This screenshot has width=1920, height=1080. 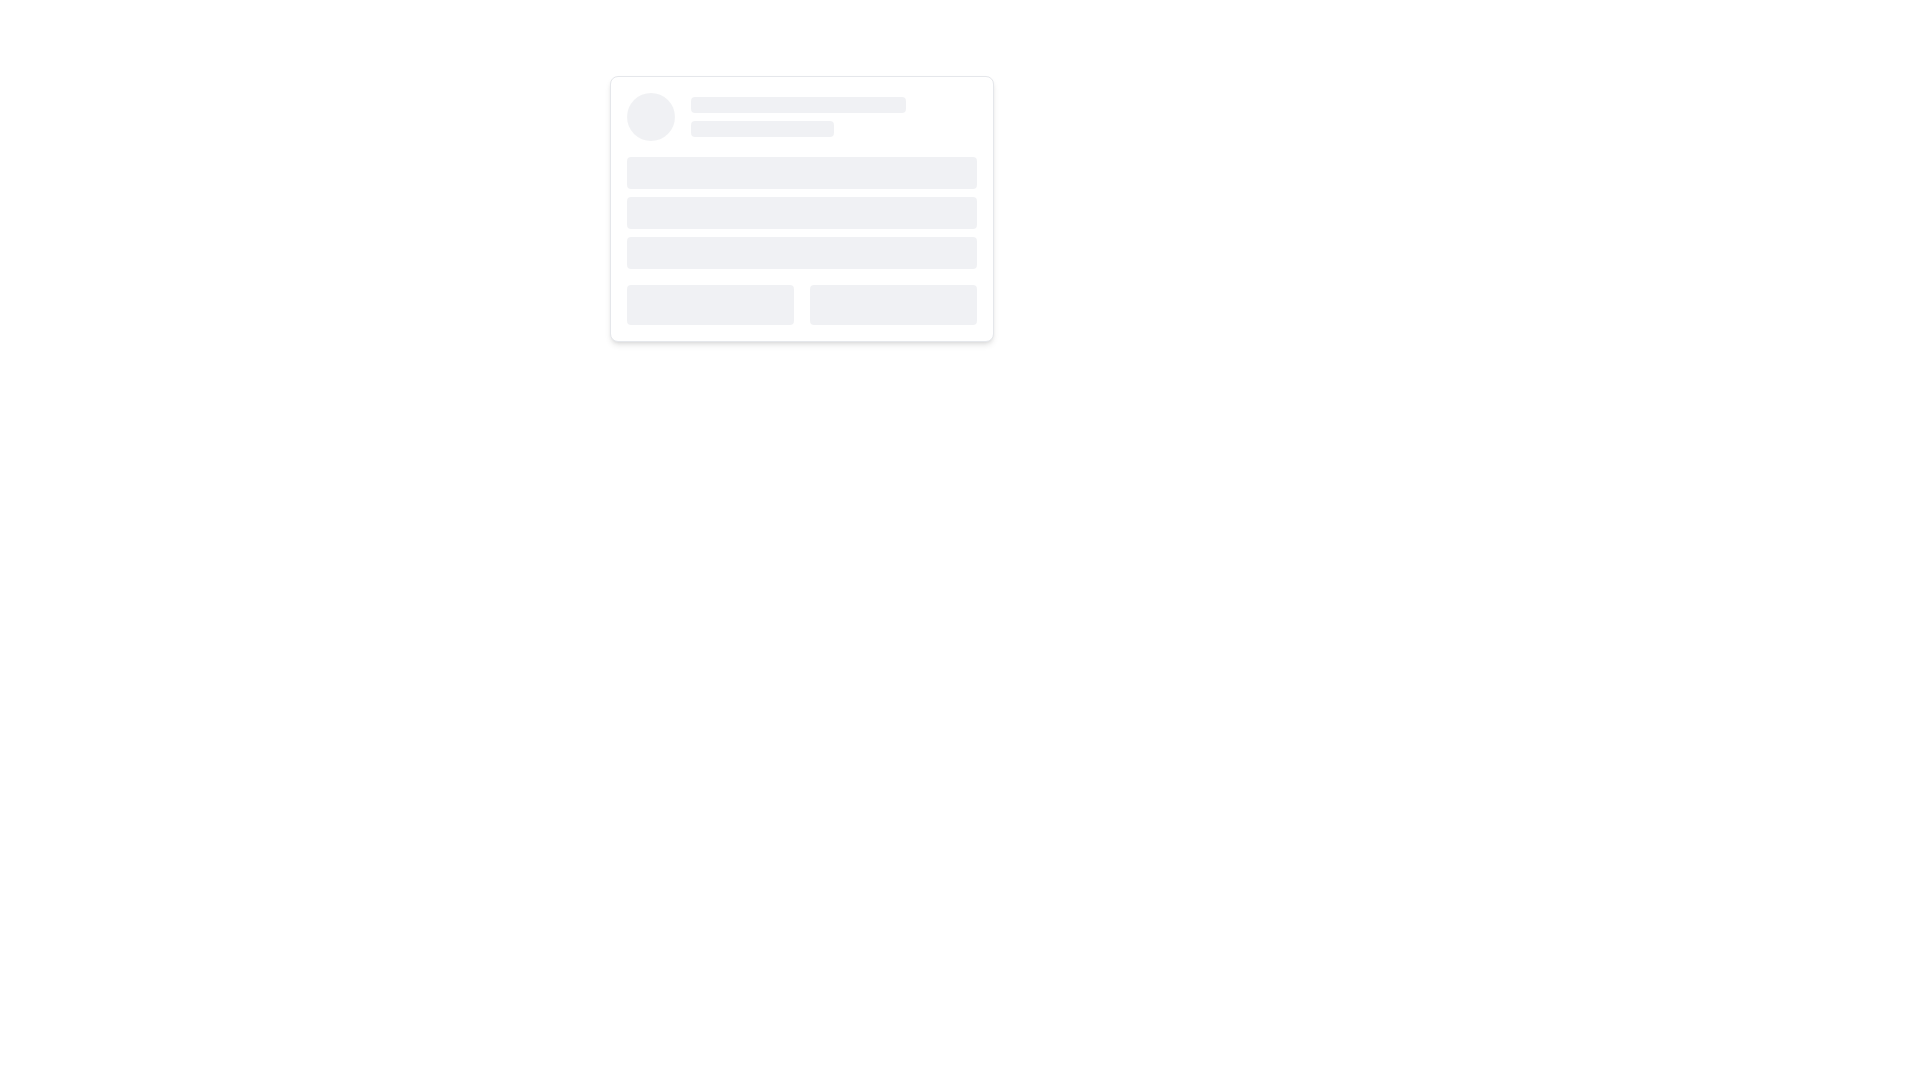 What do you see at coordinates (710, 304) in the screenshot?
I see `the loading placeholder or skeleton loader, which is the left component of two horizontally aligned rectangles located towards the bottom-center of the layout` at bounding box center [710, 304].